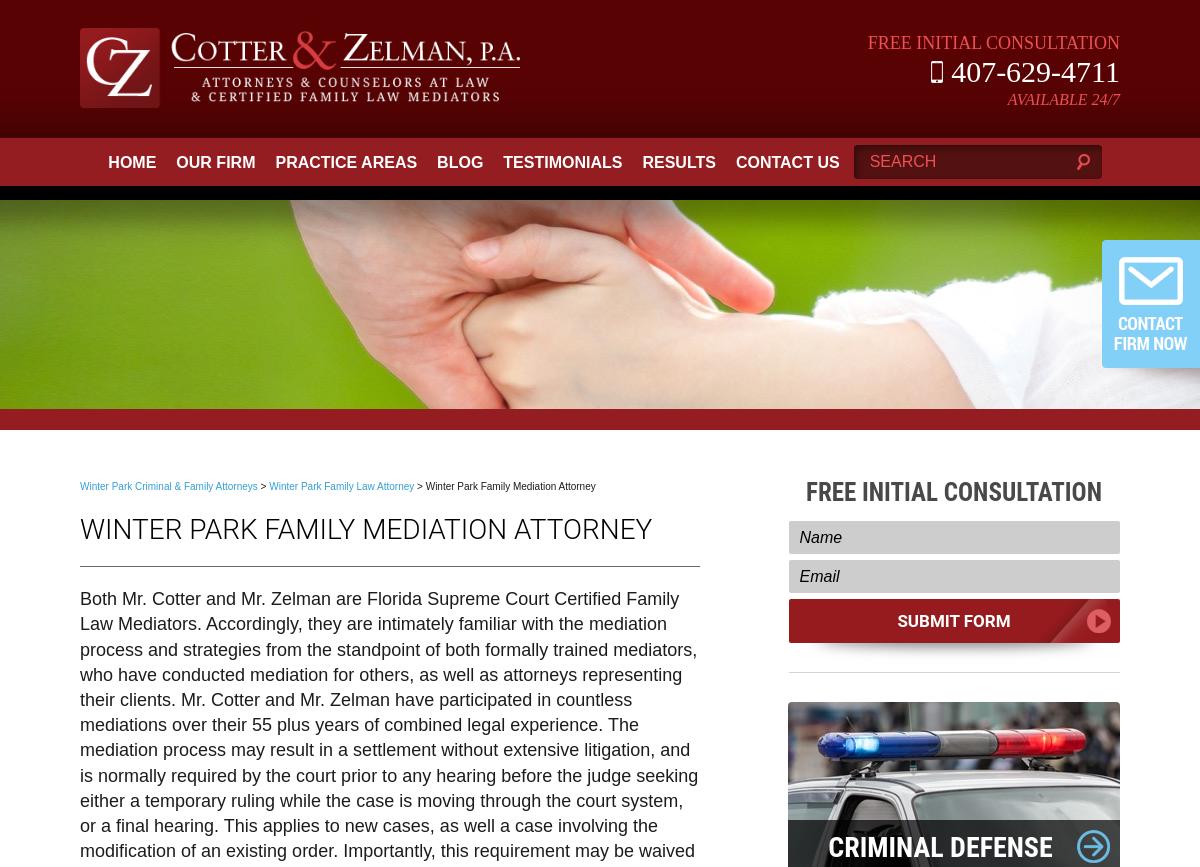 This screenshot has height=867, width=1200. I want to click on 'Winter Park Criminal & Family Attorneys', so click(167, 485).